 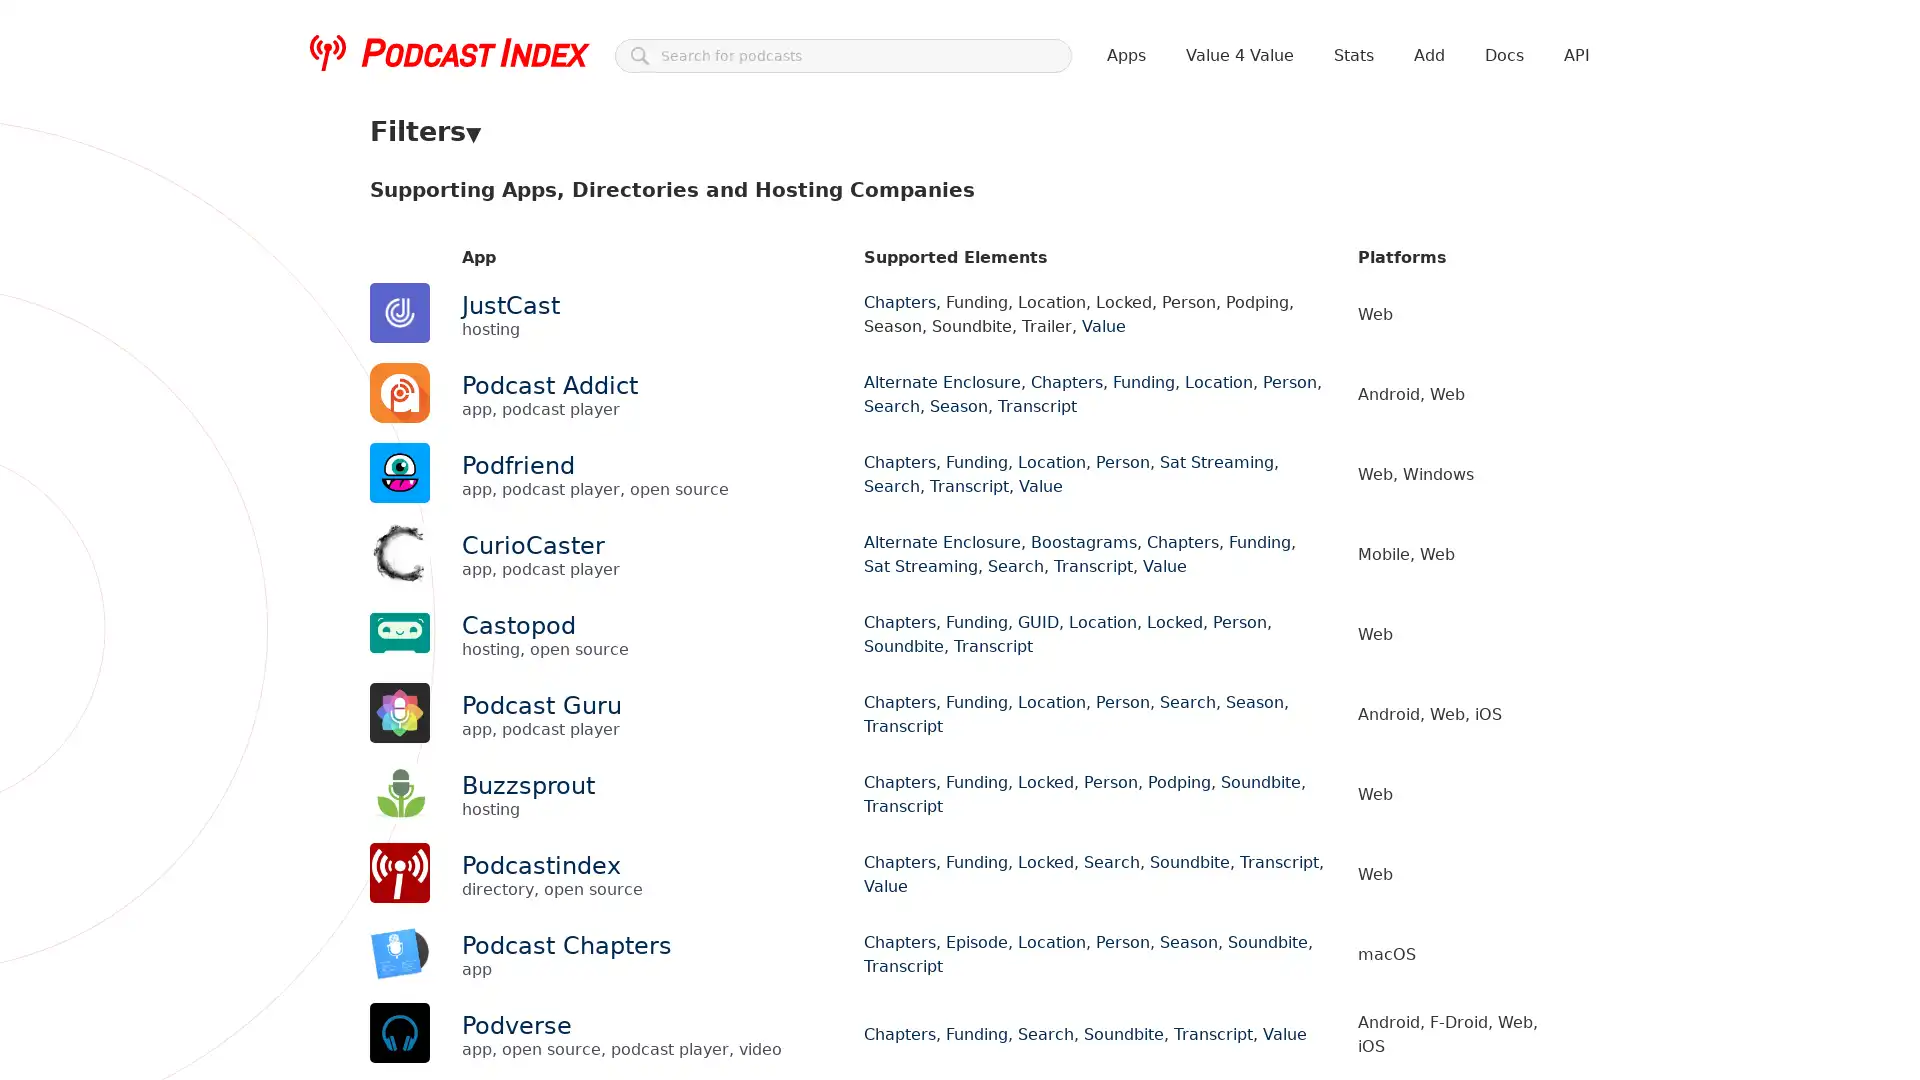 What do you see at coordinates (629, 302) in the screenshot?
I see `Boostagrams` at bounding box center [629, 302].